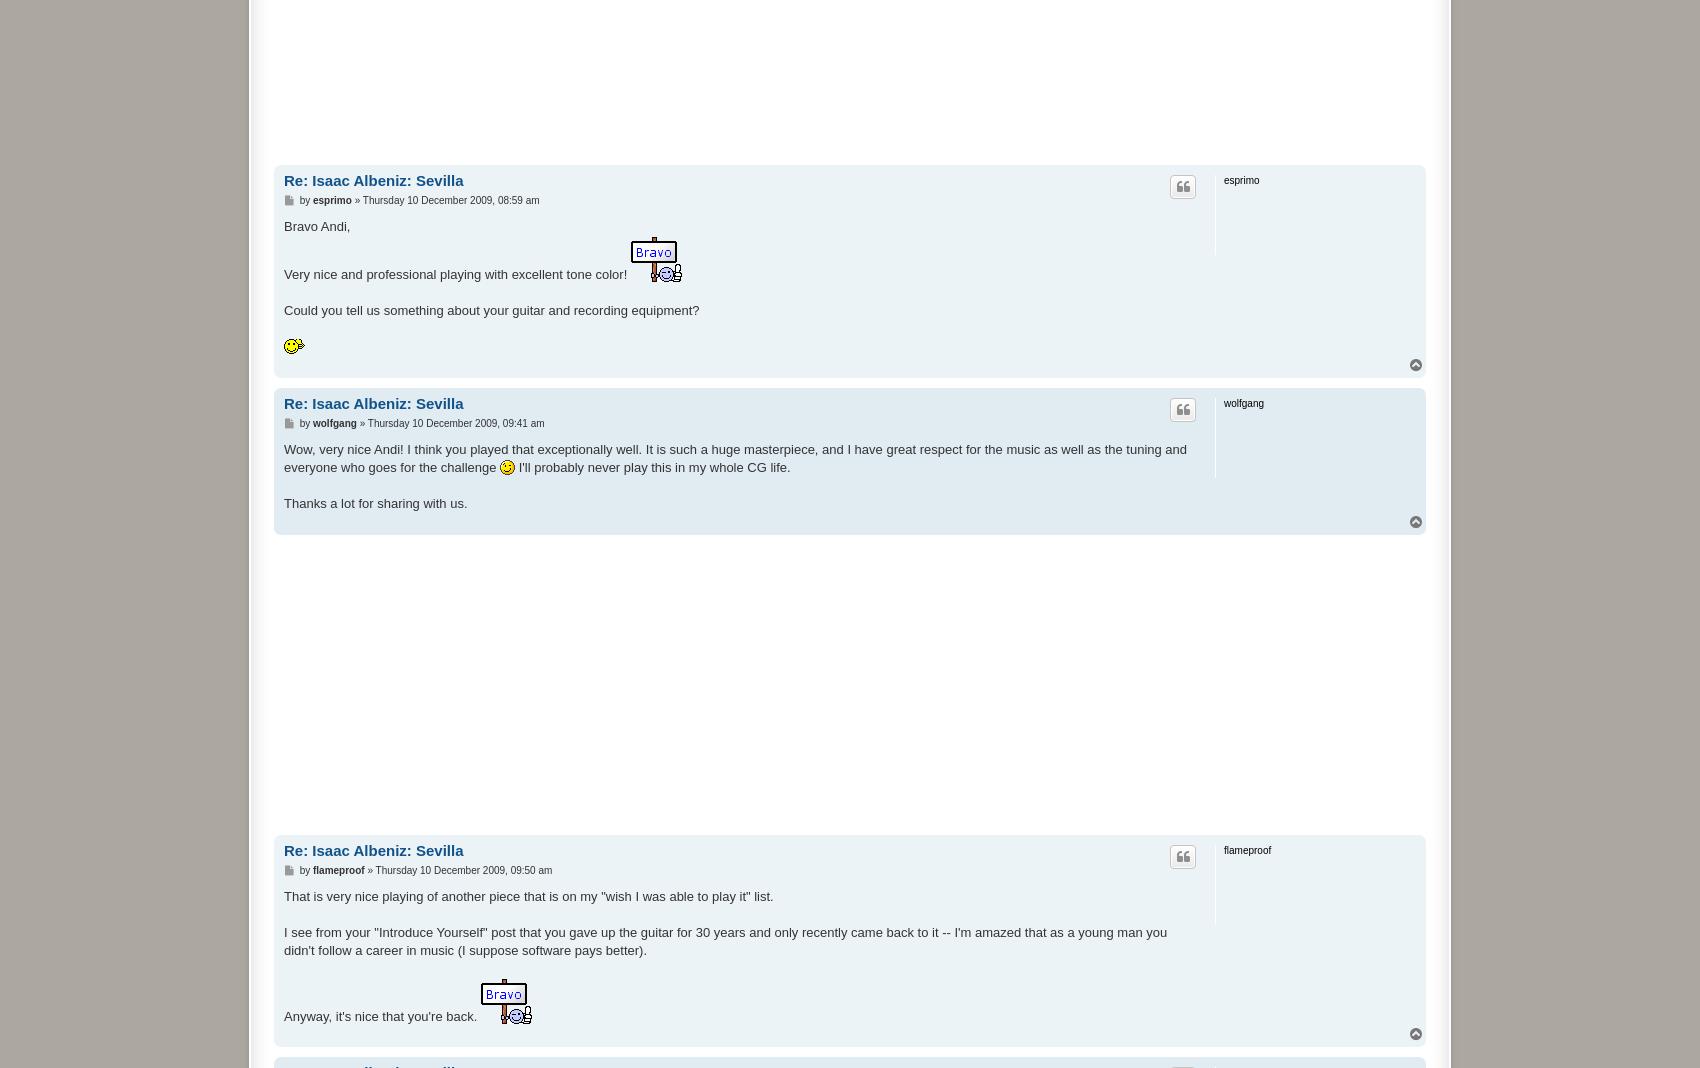 Image resolution: width=1700 pixels, height=1068 pixels. What do you see at coordinates (456, 272) in the screenshot?
I see `'Very nice and professional playing with excellent tone color!'` at bounding box center [456, 272].